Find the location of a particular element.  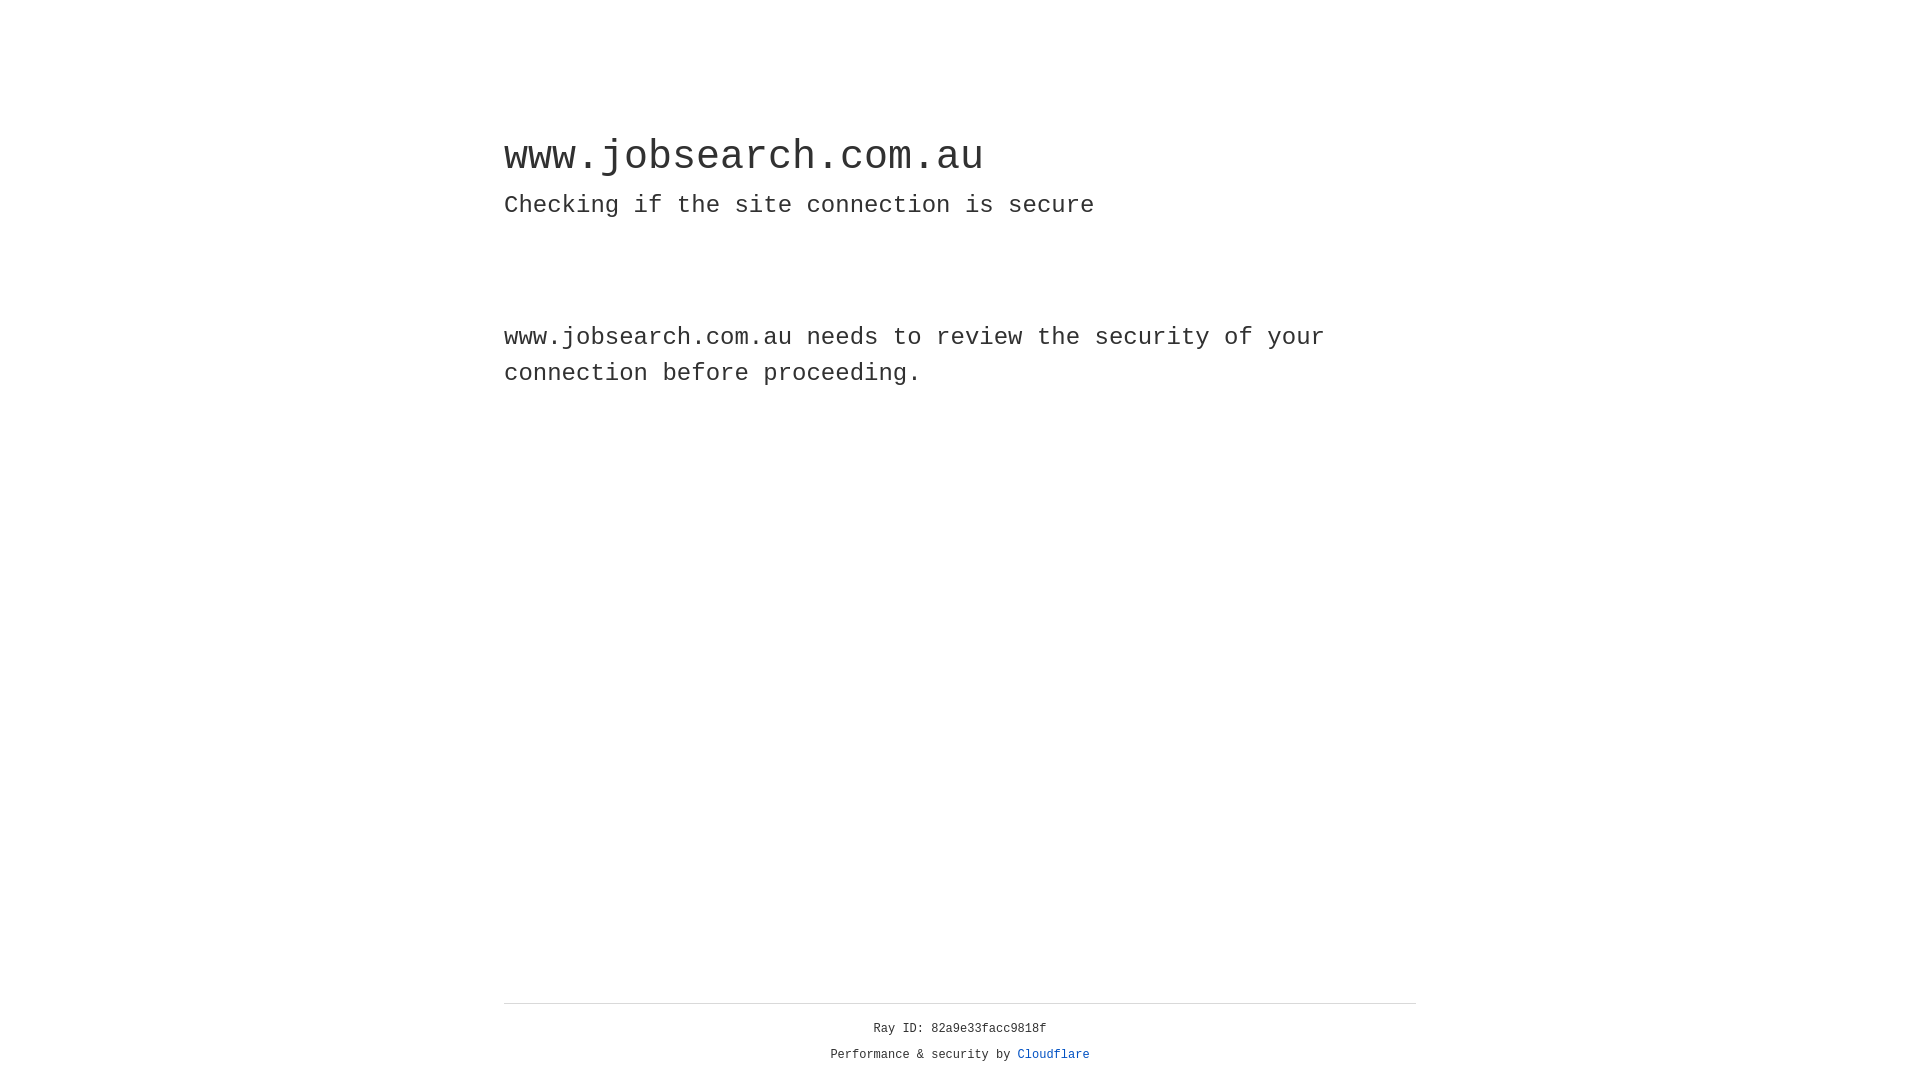

'Cloudflare' is located at coordinates (1053, 1054).